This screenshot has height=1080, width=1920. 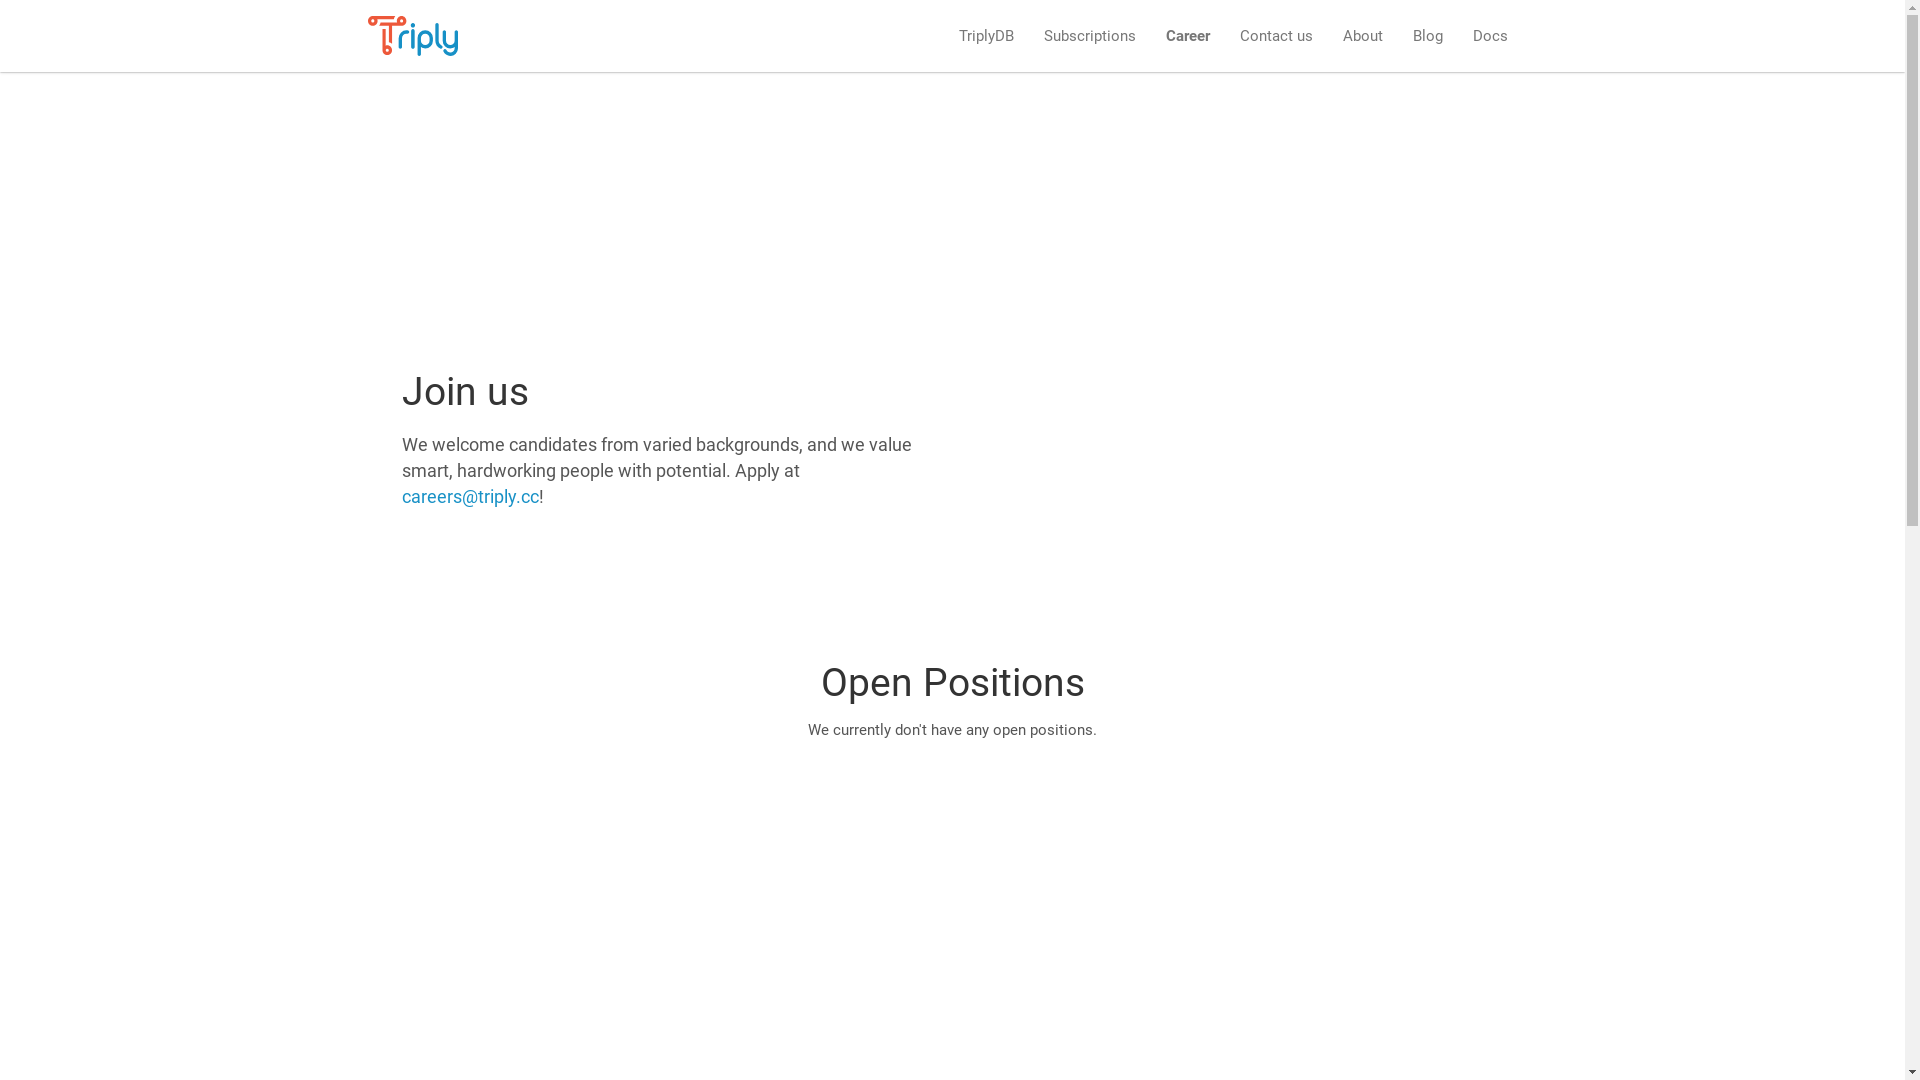 What do you see at coordinates (1362, 35) in the screenshot?
I see `'About'` at bounding box center [1362, 35].